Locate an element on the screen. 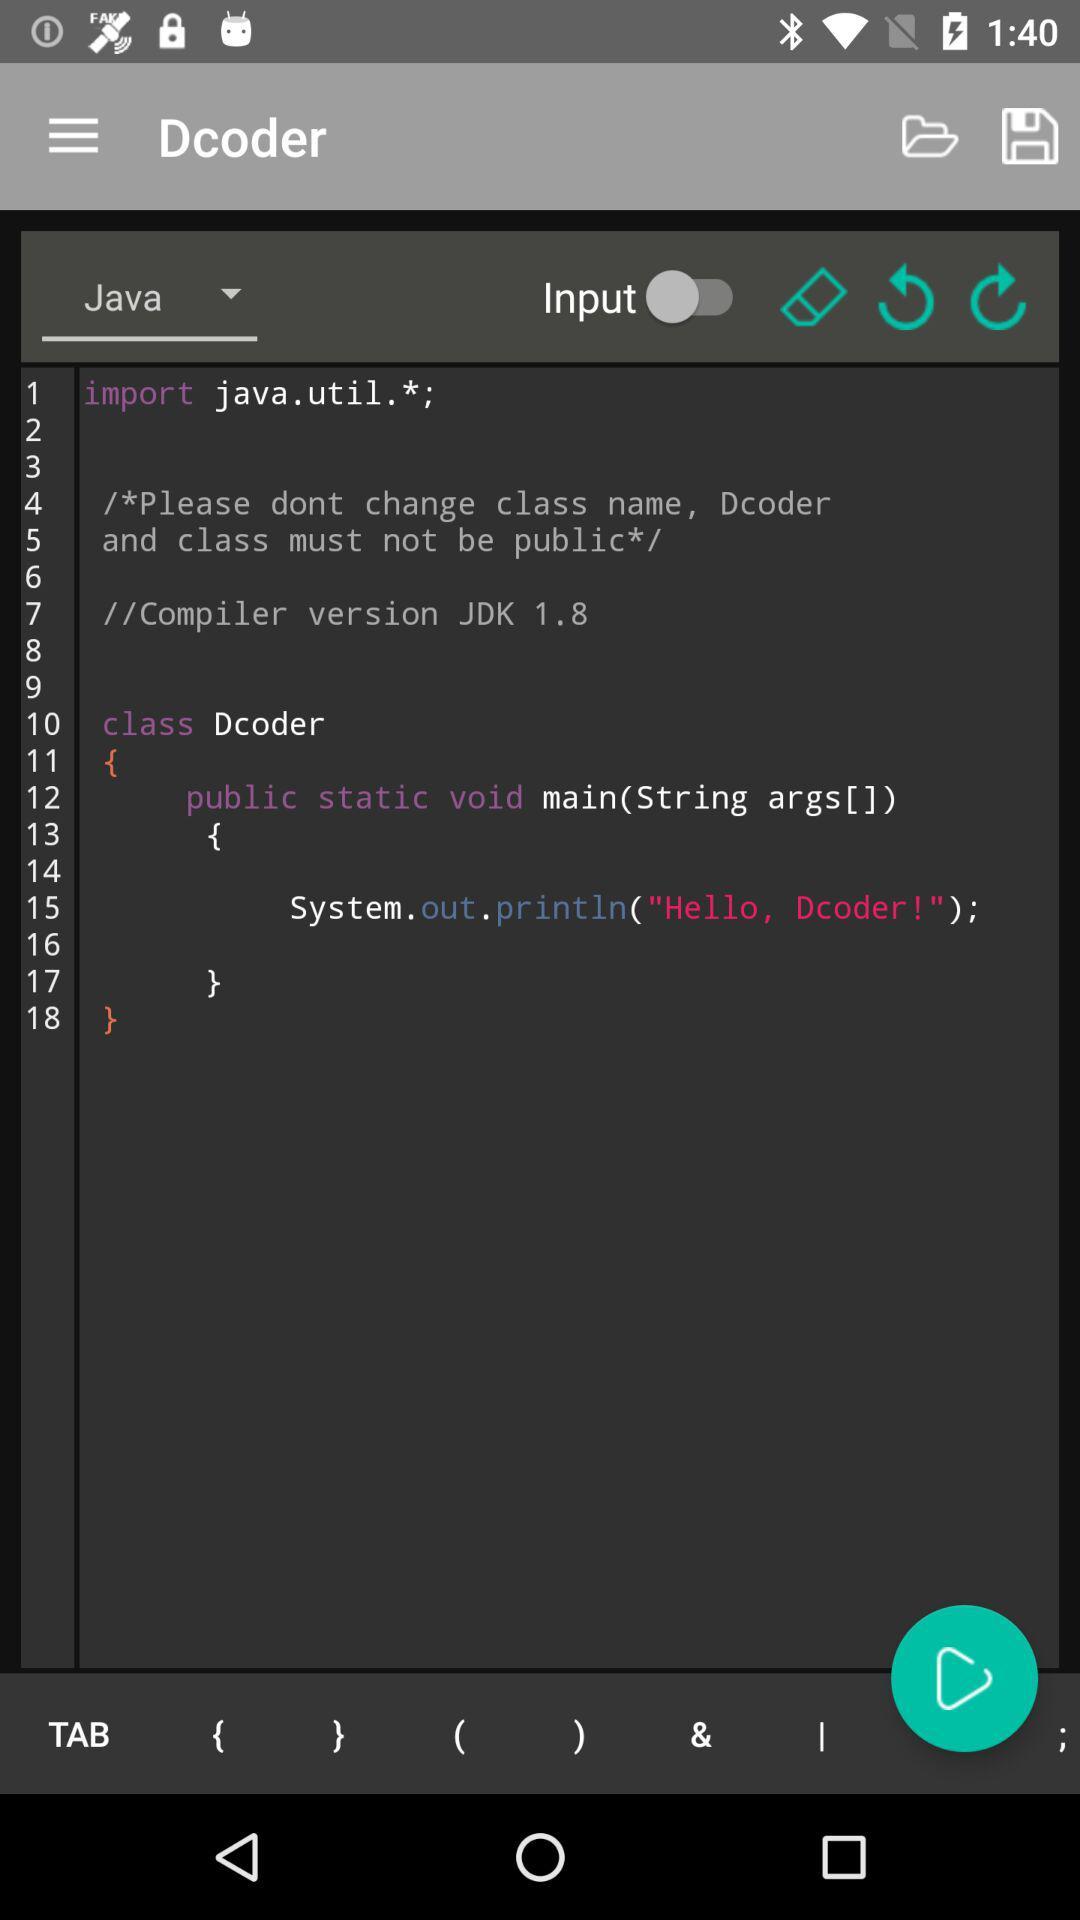 The image size is (1080, 1920). the play icon is located at coordinates (963, 1678).